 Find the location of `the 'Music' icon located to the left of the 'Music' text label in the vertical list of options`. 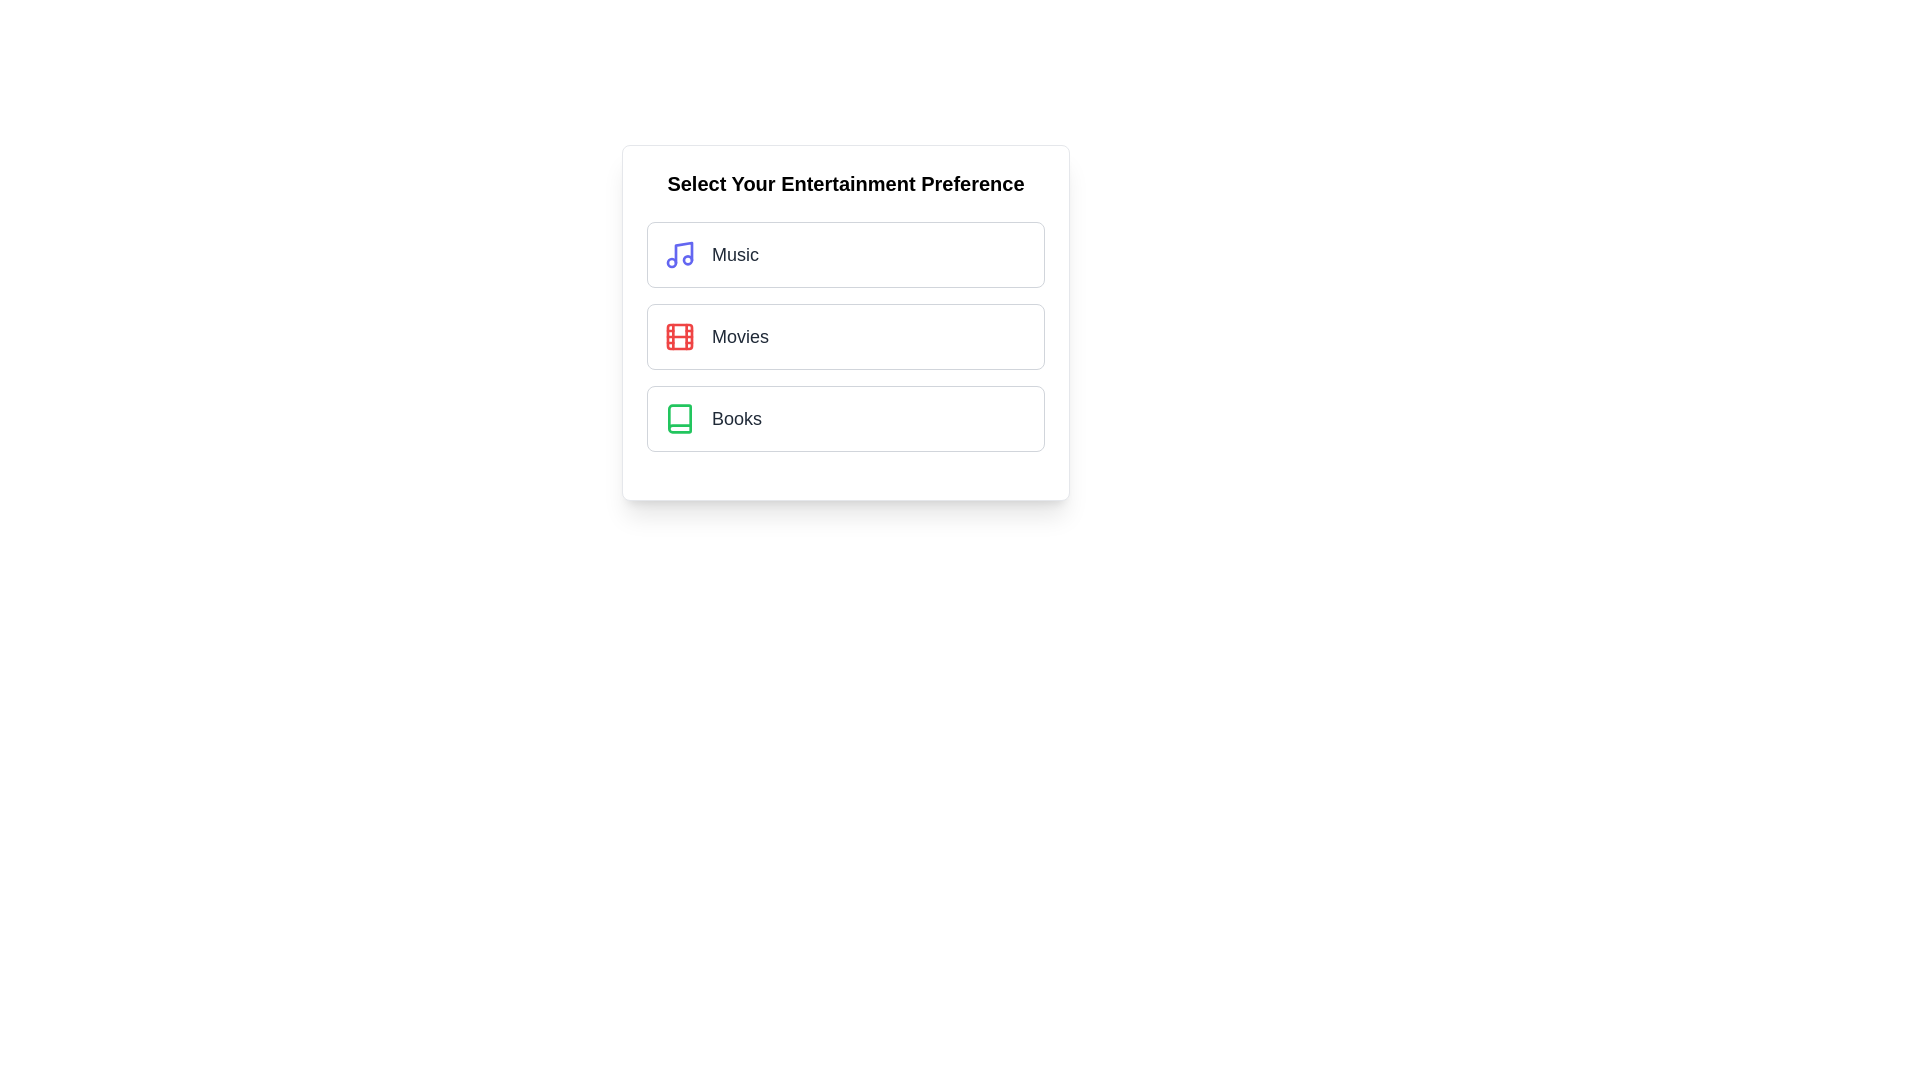

the 'Music' icon located to the left of the 'Music' text label in the vertical list of options is located at coordinates (680, 253).